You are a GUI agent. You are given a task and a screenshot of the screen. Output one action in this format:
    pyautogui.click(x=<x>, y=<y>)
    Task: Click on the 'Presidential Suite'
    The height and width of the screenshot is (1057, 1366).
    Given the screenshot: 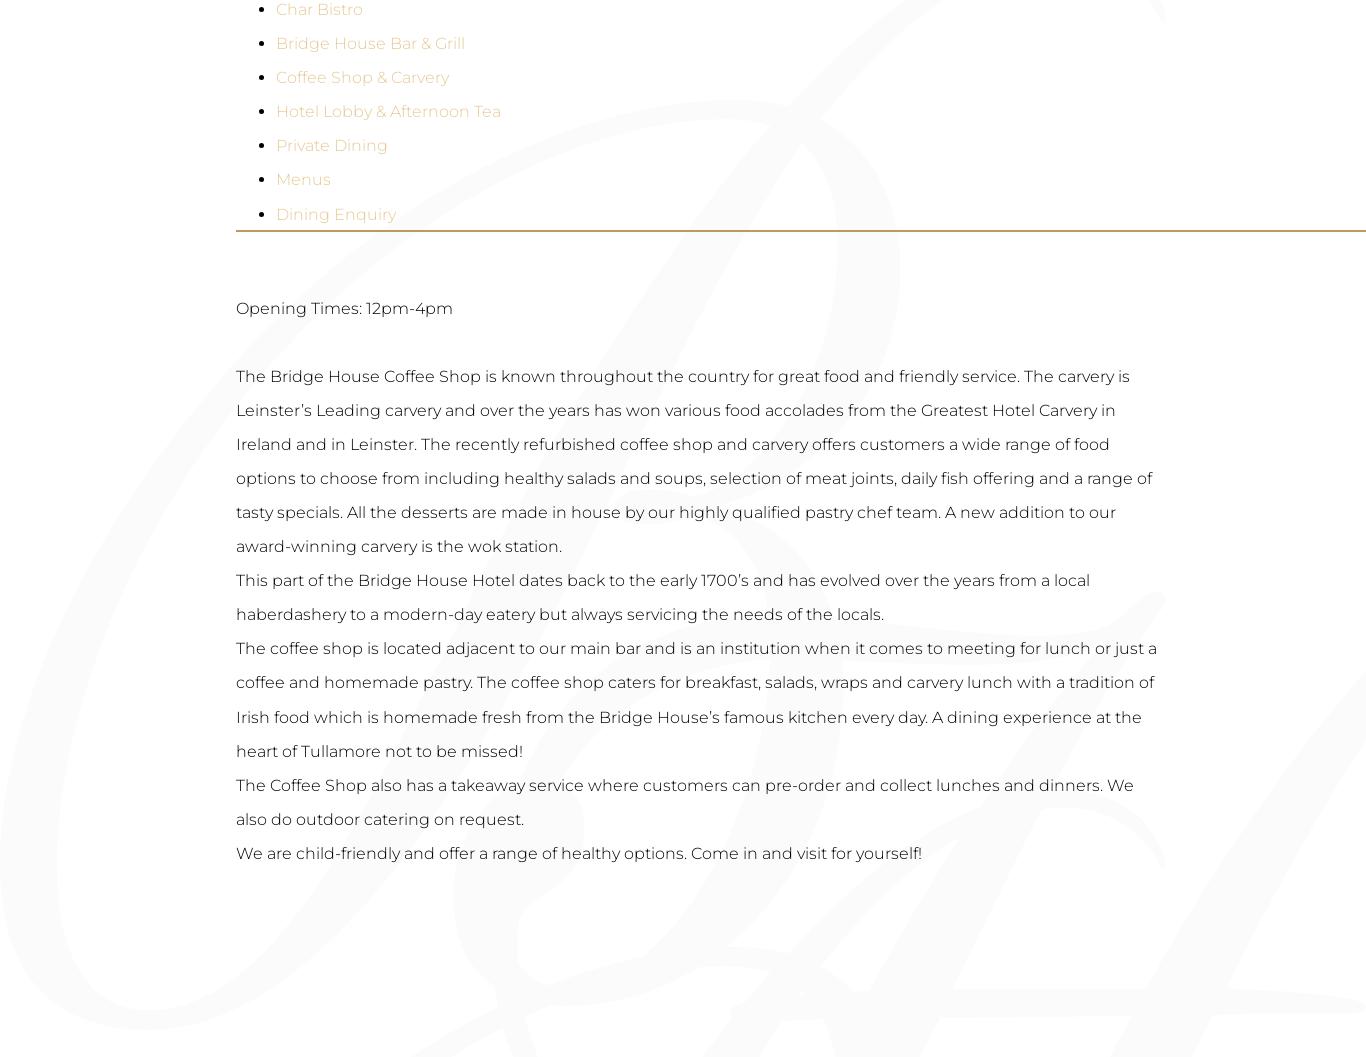 What is the action you would take?
    pyautogui.click(x=277, y=332)
    